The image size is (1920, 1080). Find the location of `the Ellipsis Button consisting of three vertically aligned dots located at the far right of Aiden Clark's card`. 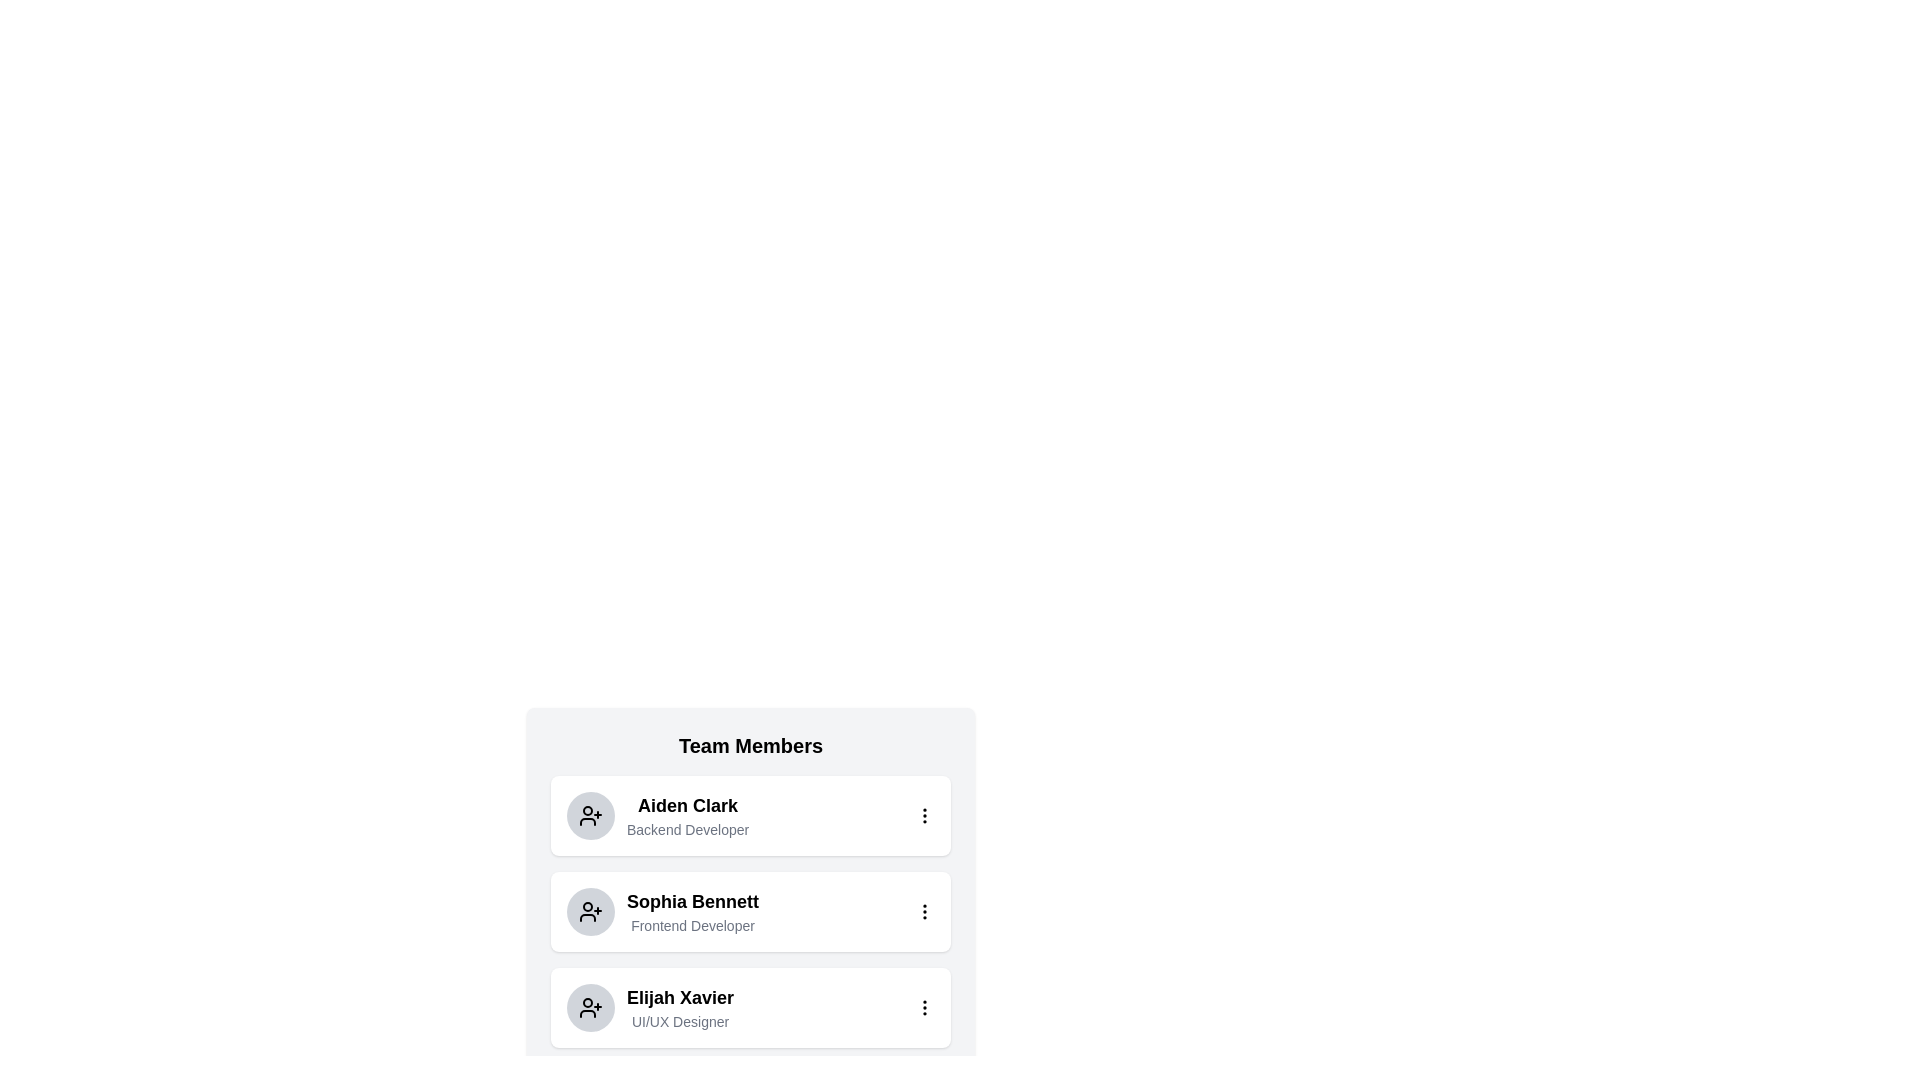

the Ellipsis Button consisting of three vertically aligned dots located at the far right of Aiden Clark's card is located at coordinates (924, 816).